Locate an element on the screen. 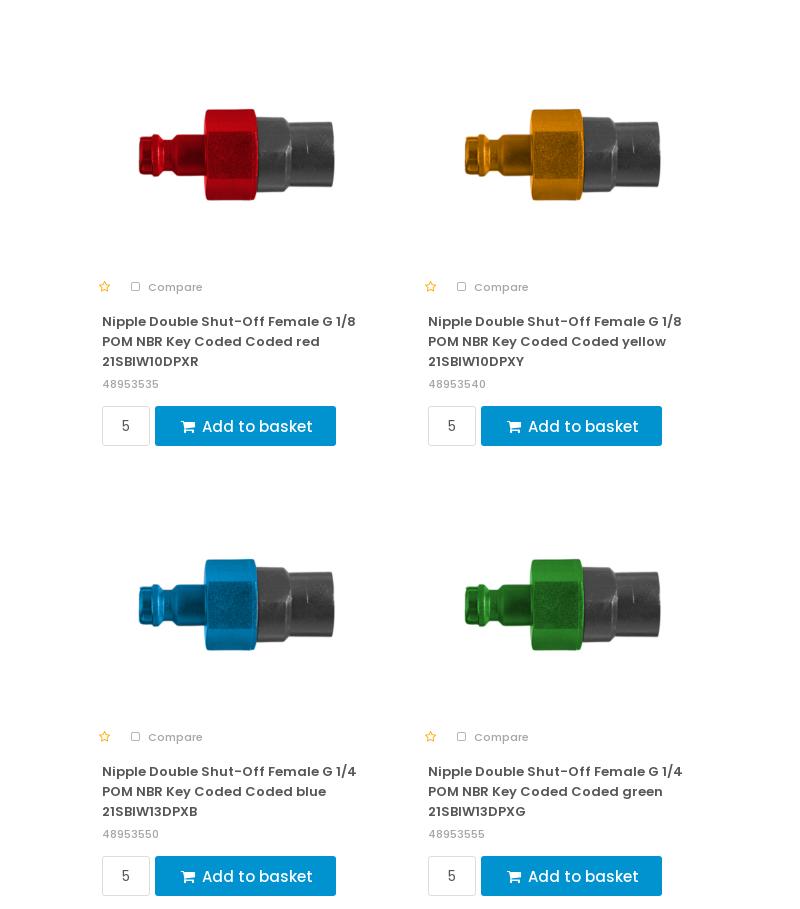  'More information about our products, services or looking for a custom solution?' is located at coordinates (90, 224).